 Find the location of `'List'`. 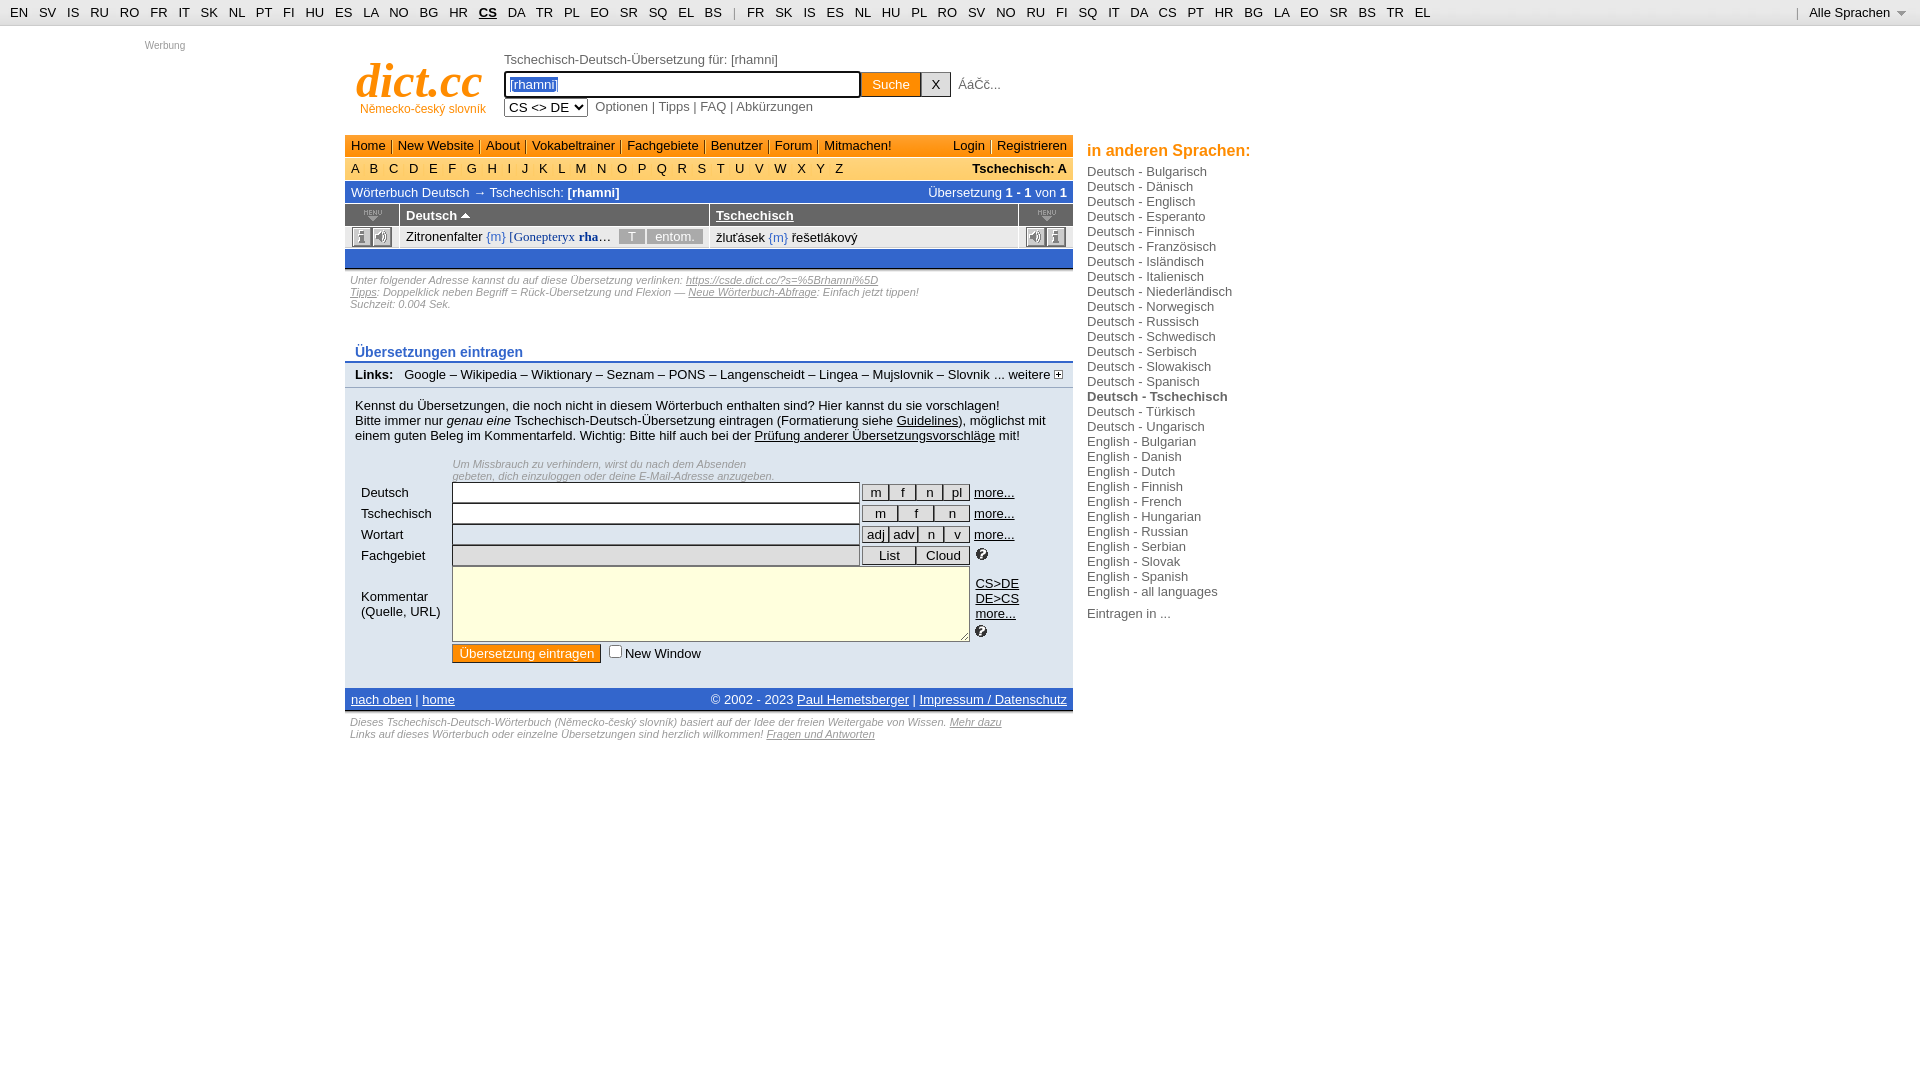

'List' is located at coordinates (887, 555).